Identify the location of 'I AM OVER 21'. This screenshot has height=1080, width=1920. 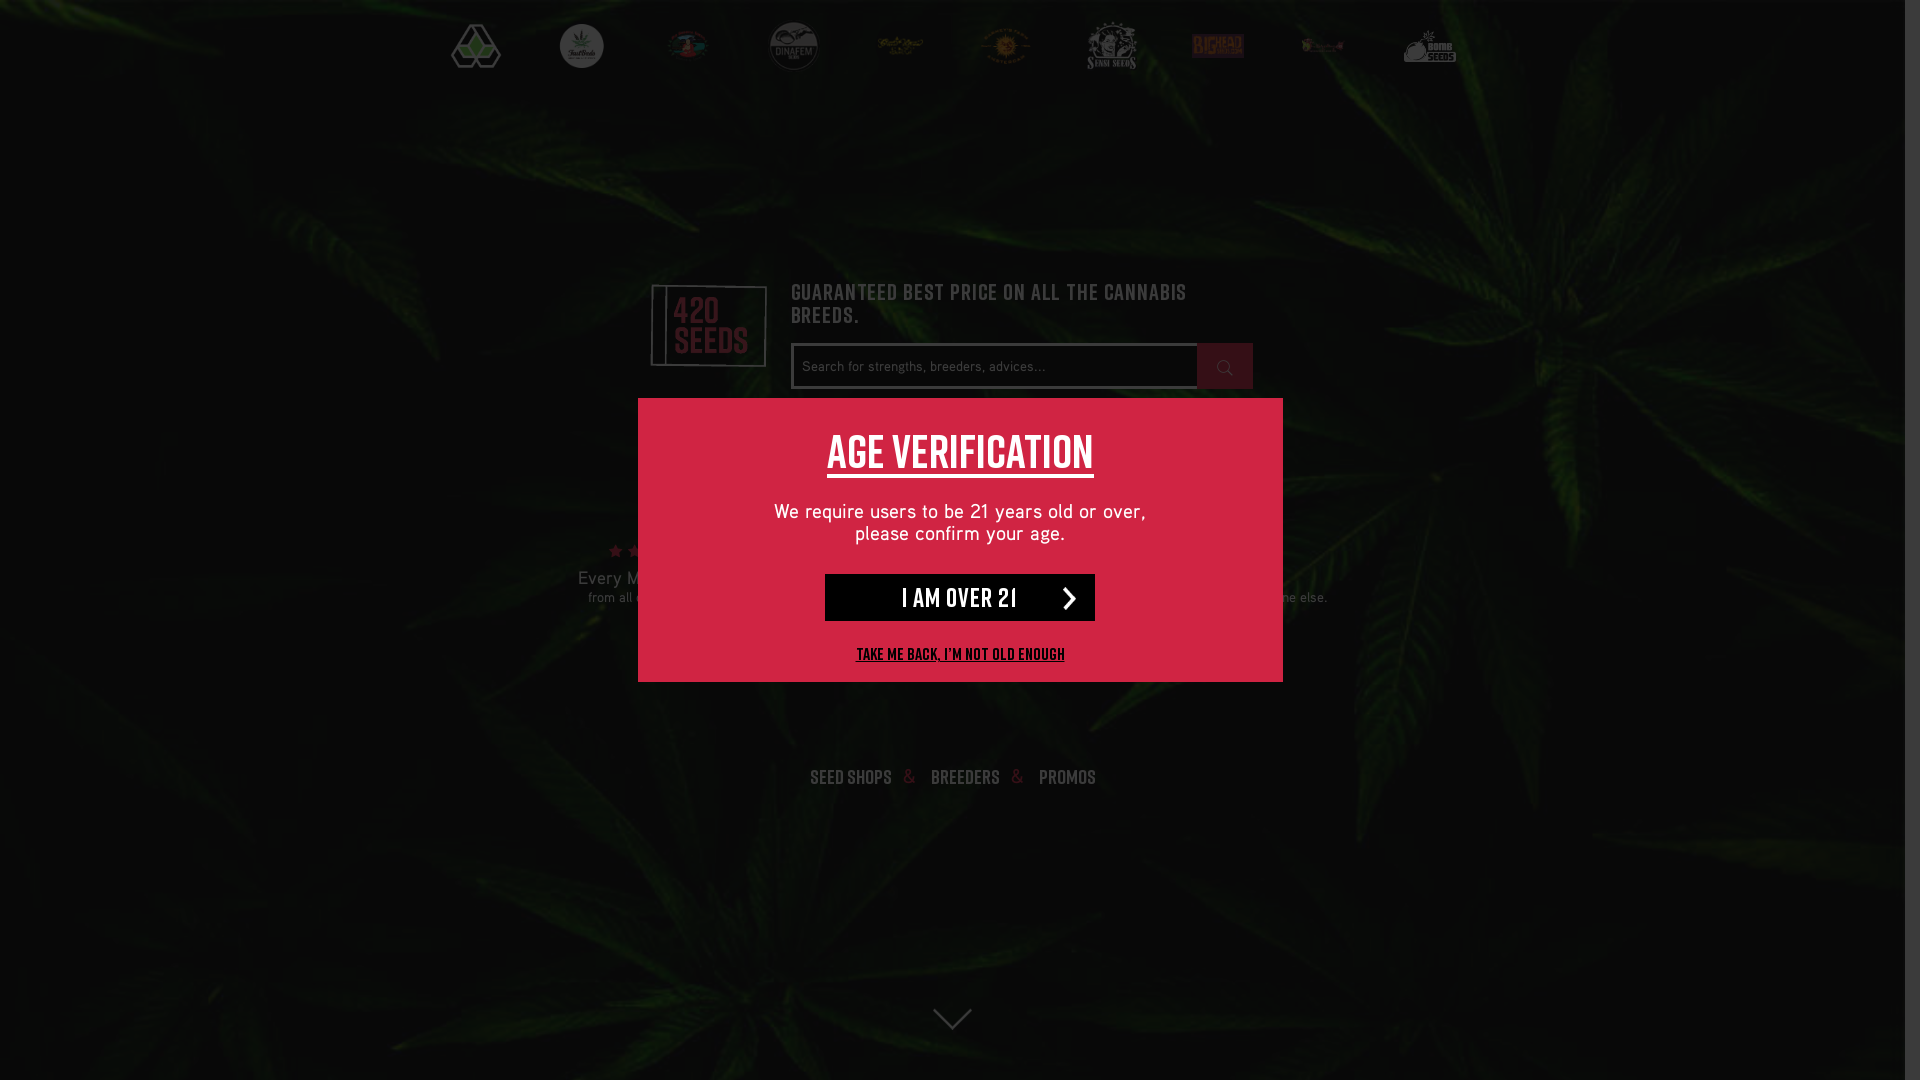
(825, 596).